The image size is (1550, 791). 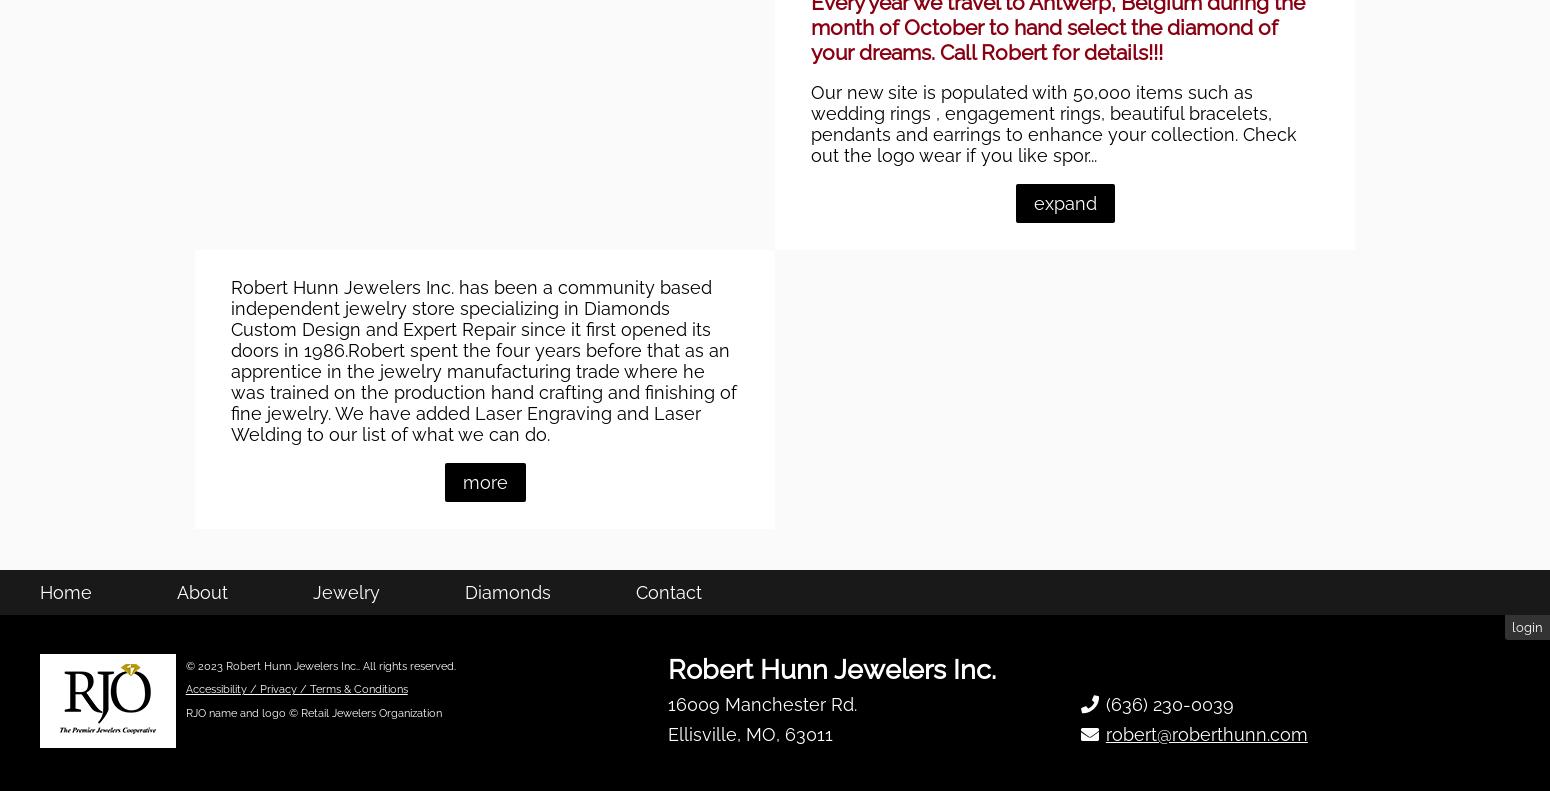 What do you see at coordinates (1527, 730) in the screenshot?
I see `'login'` at bounding box center [1527, 730].